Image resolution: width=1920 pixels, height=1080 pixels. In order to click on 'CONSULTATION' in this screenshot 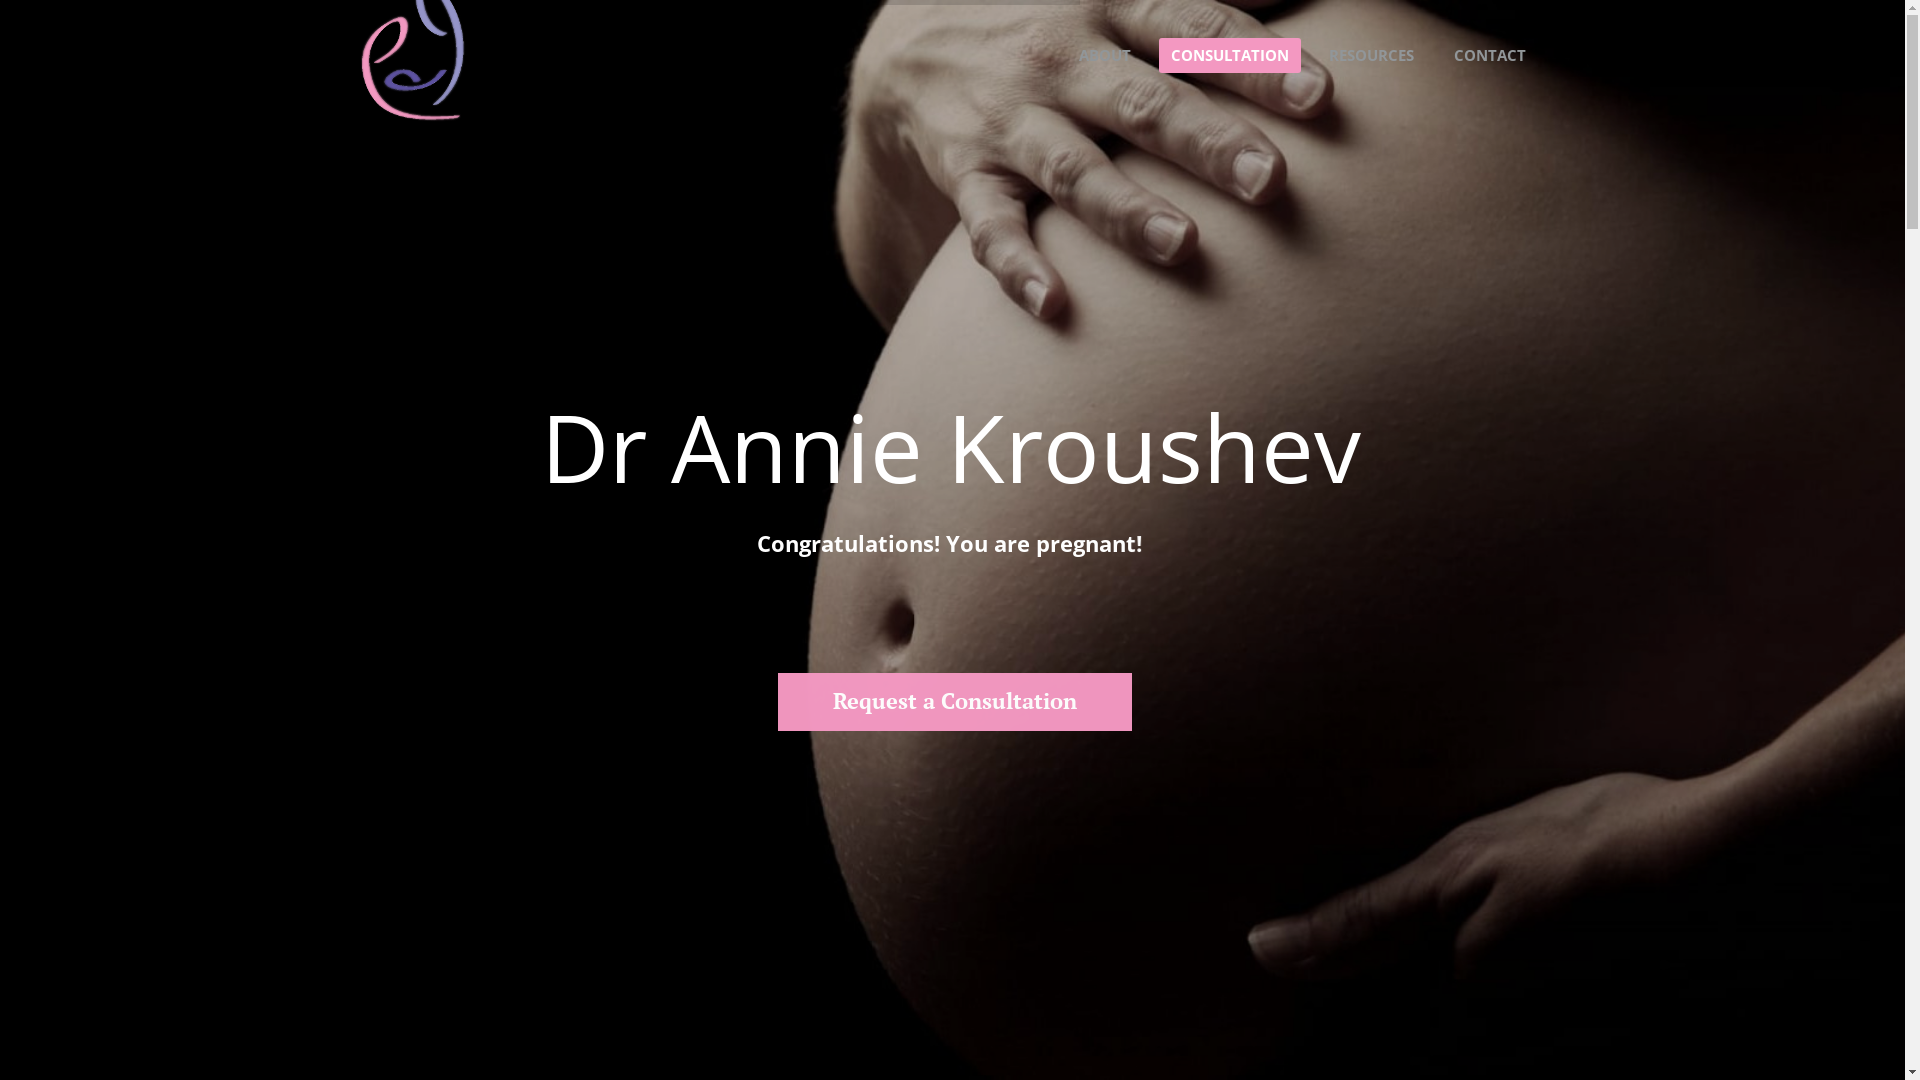, I will do `click(1227, 54)`.